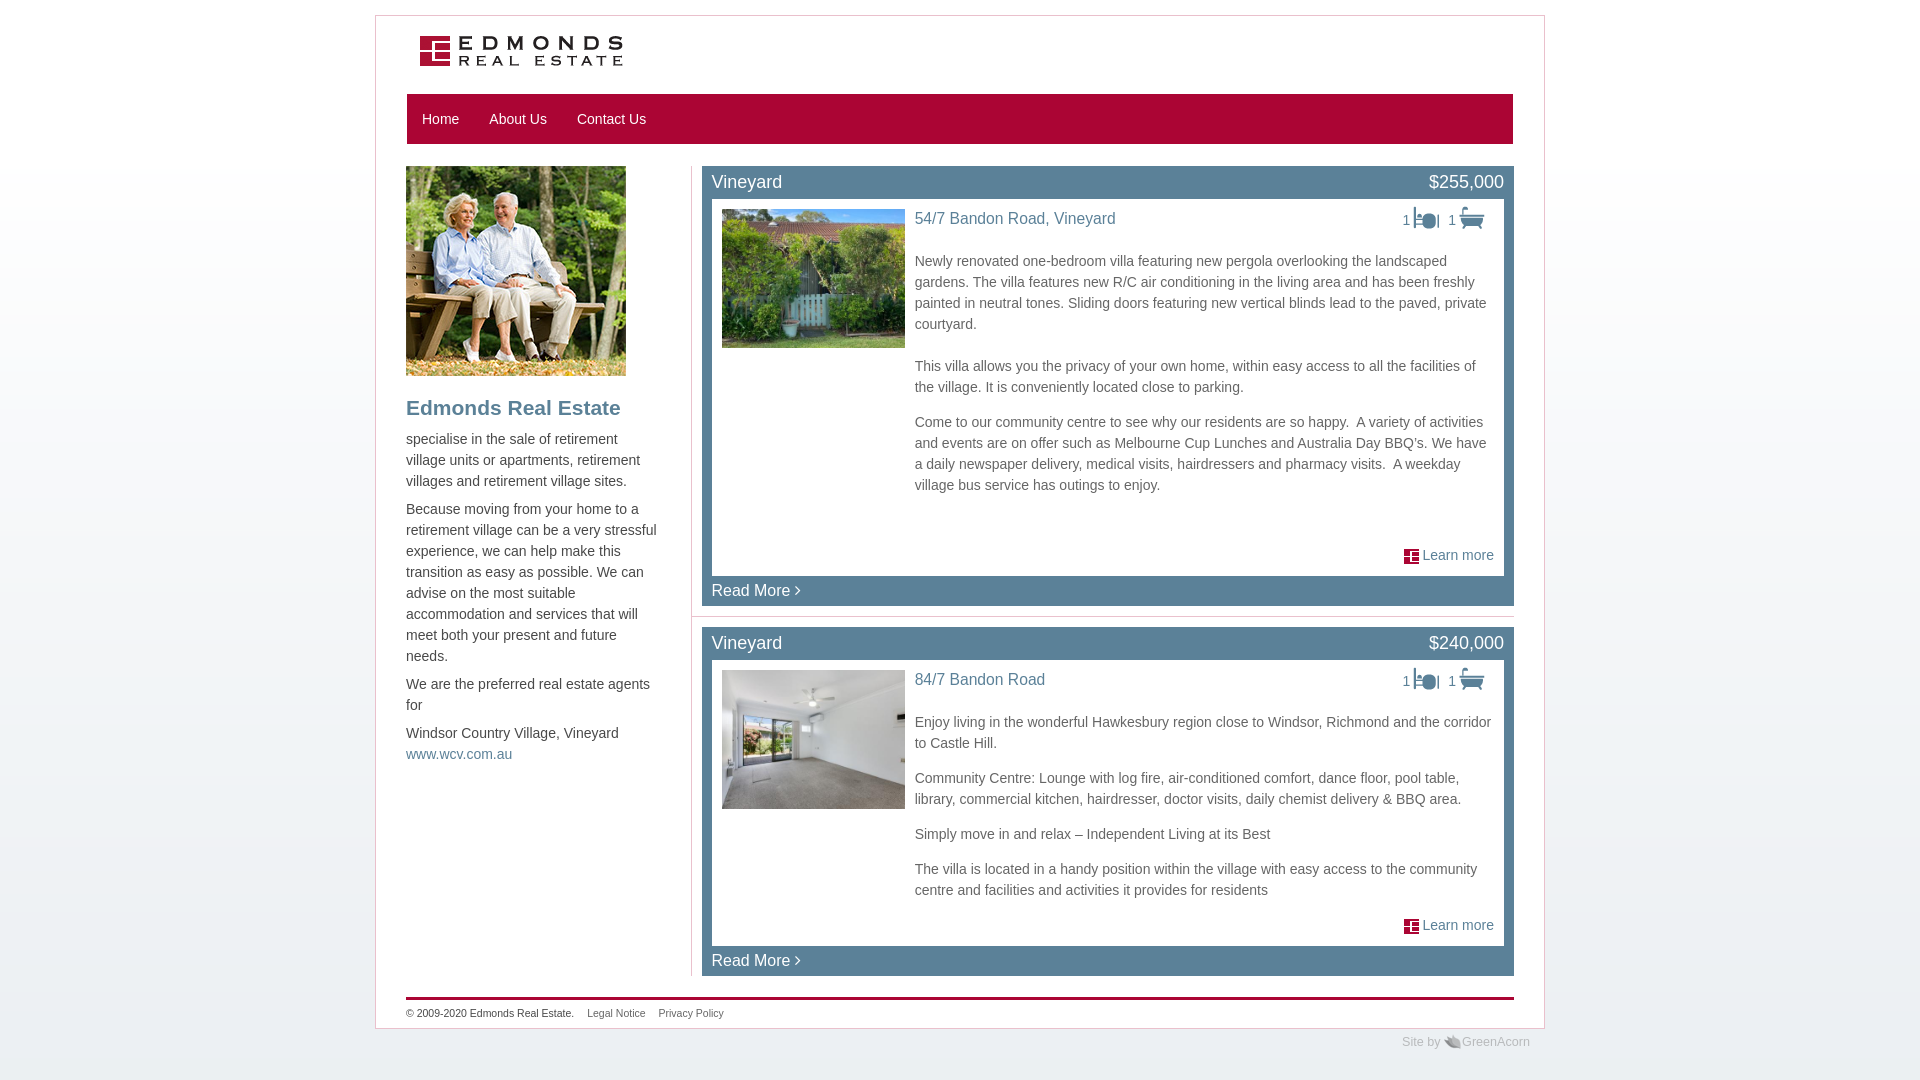  I want to click on 'About Us', so click(473, 119).